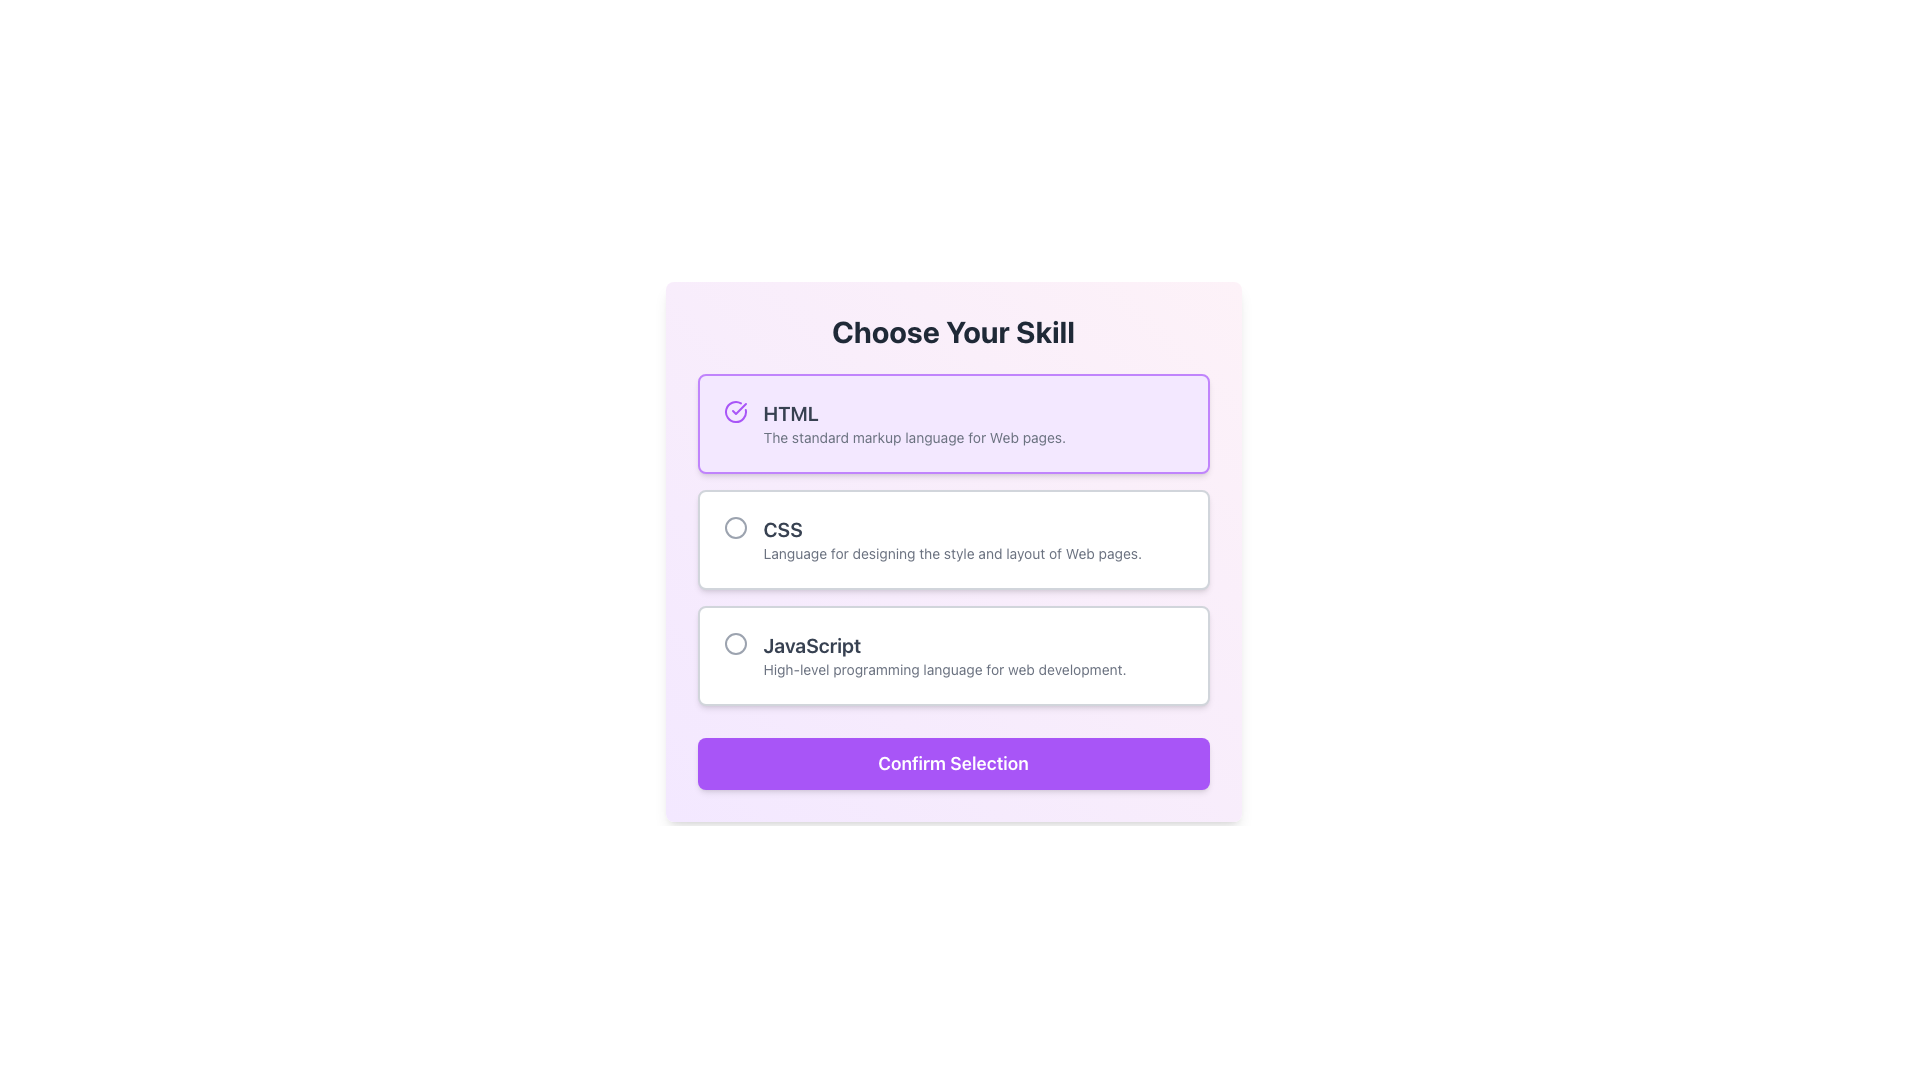  What do you see at coordinates (951, 554) in the screenshot?
I see `the text label that reads 'Language for designing the style and layout of Web pages.', which is located directly below the bold header 'CSS' in the second card from the top` at bounding box center [951, 554].